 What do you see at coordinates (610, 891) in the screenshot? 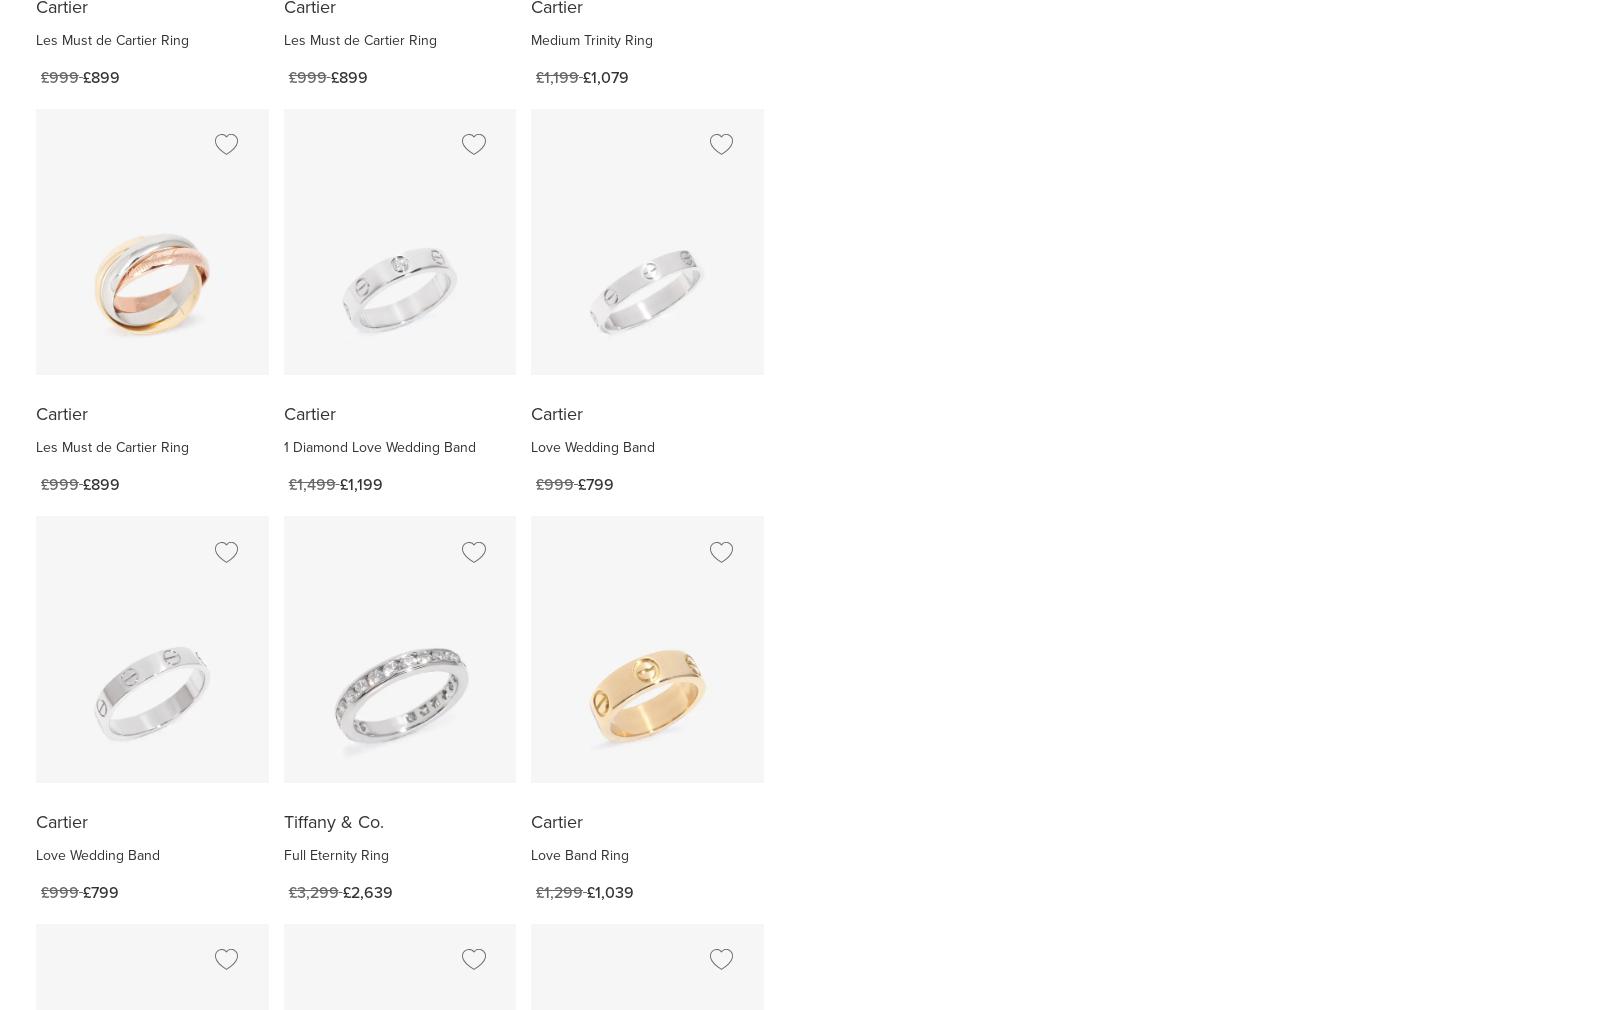
I see `'£1,039'` at bounding box center [610, 891].